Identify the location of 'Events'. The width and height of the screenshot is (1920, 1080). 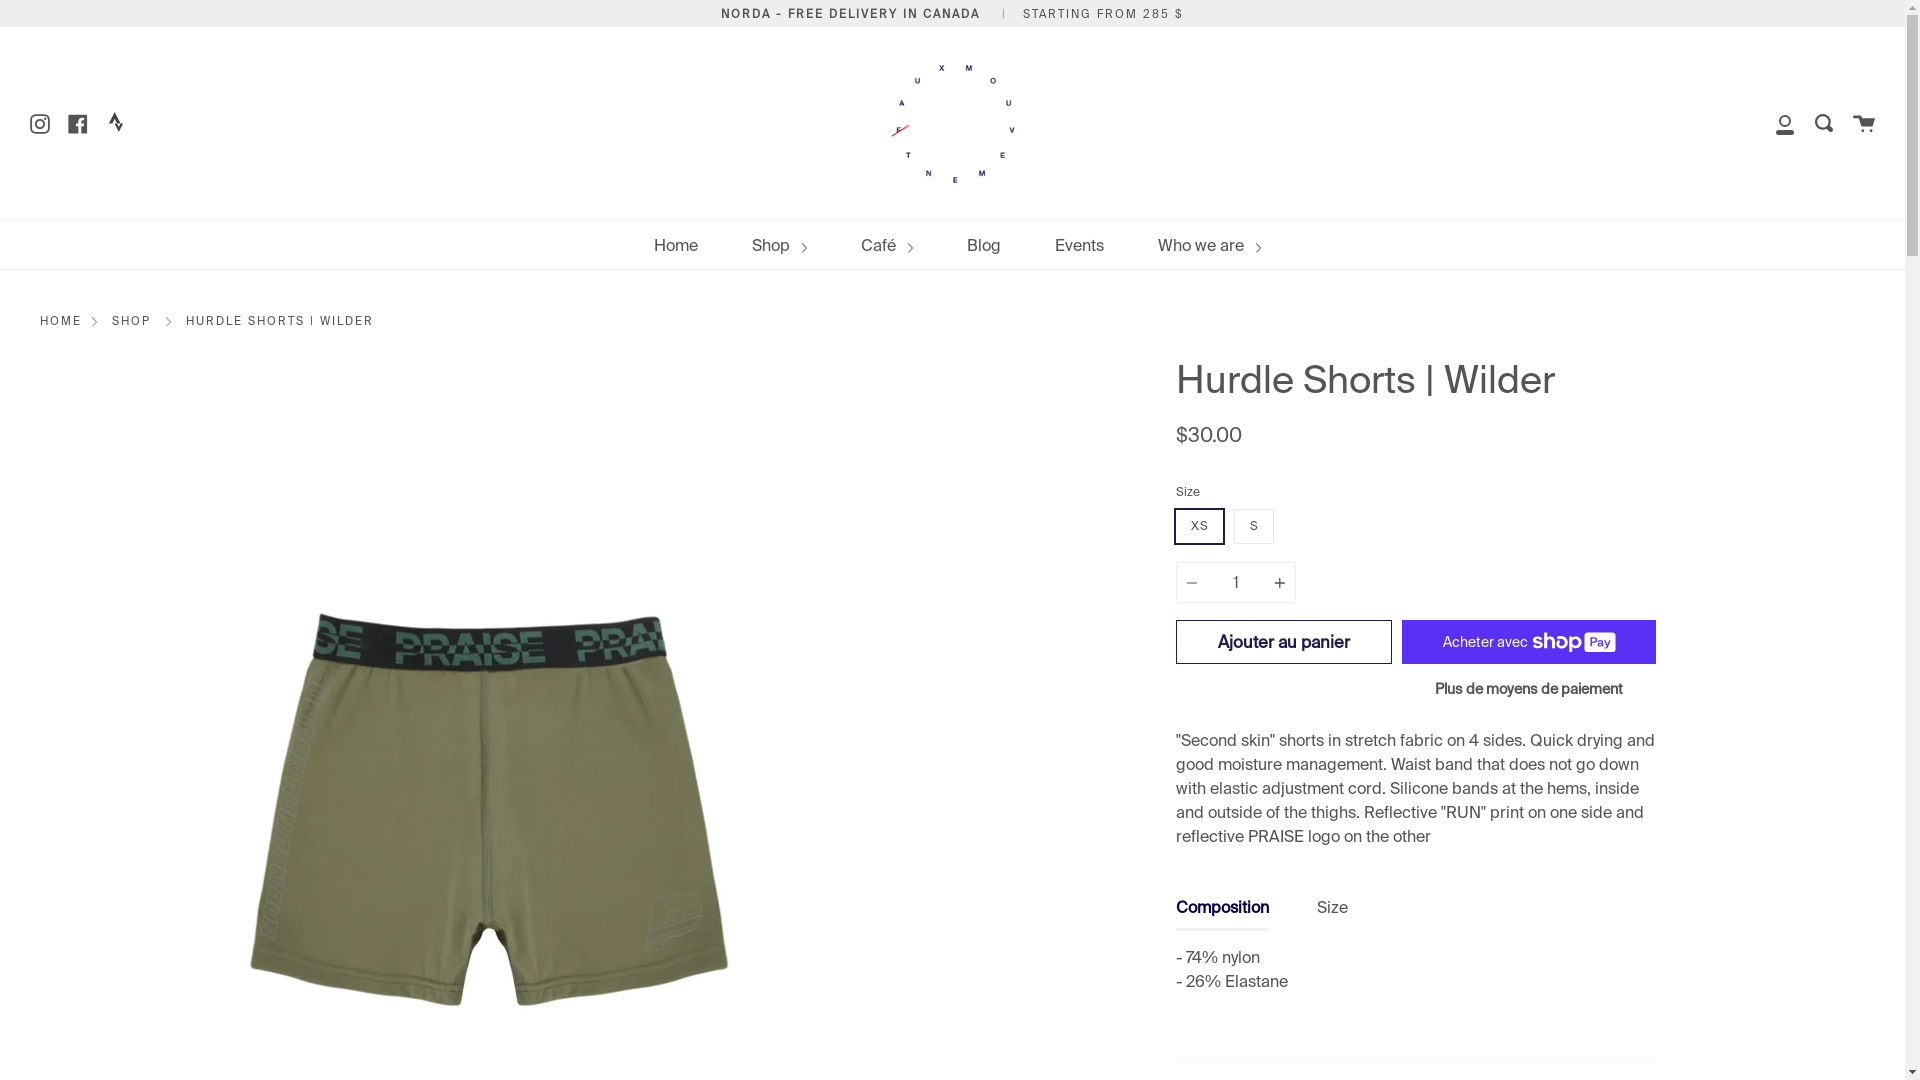
(1078, 244).